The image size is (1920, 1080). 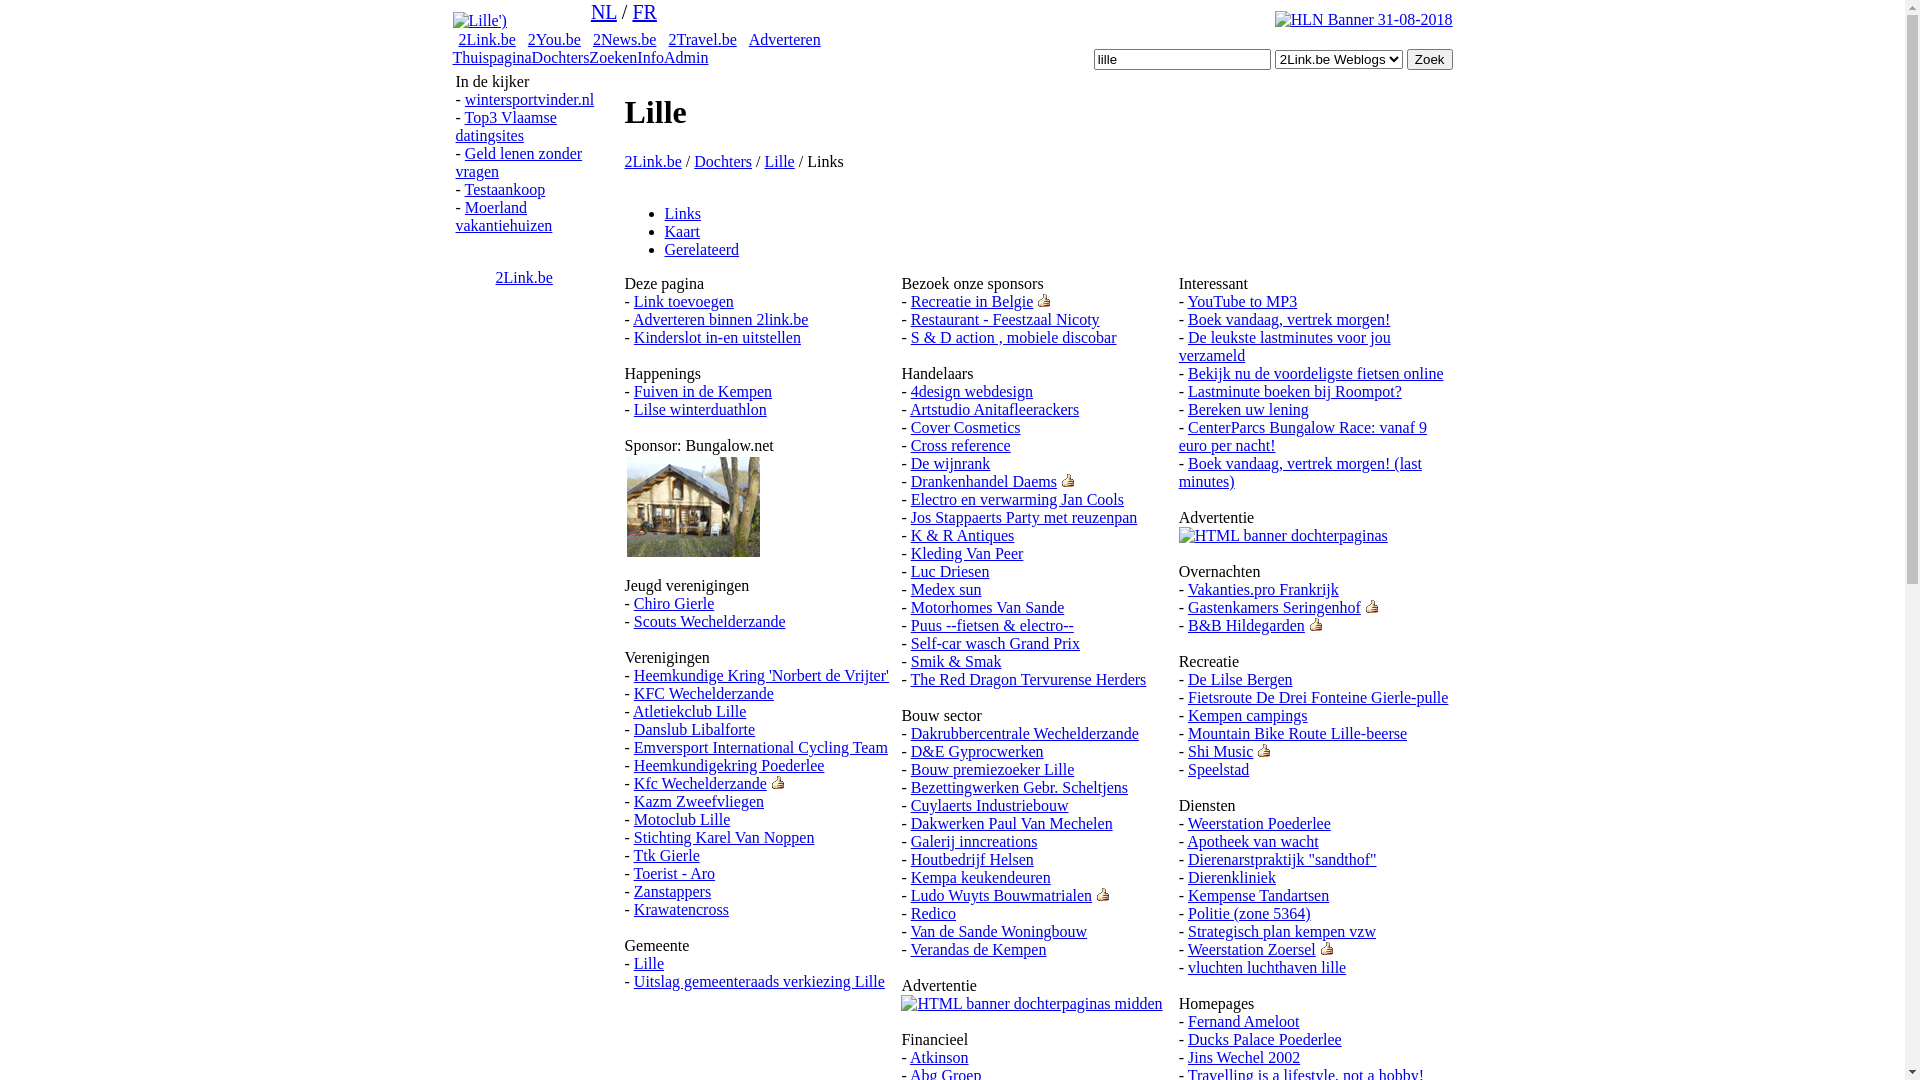 I want to click on 'Cover Cosmetics', so click(x=910, y=426).